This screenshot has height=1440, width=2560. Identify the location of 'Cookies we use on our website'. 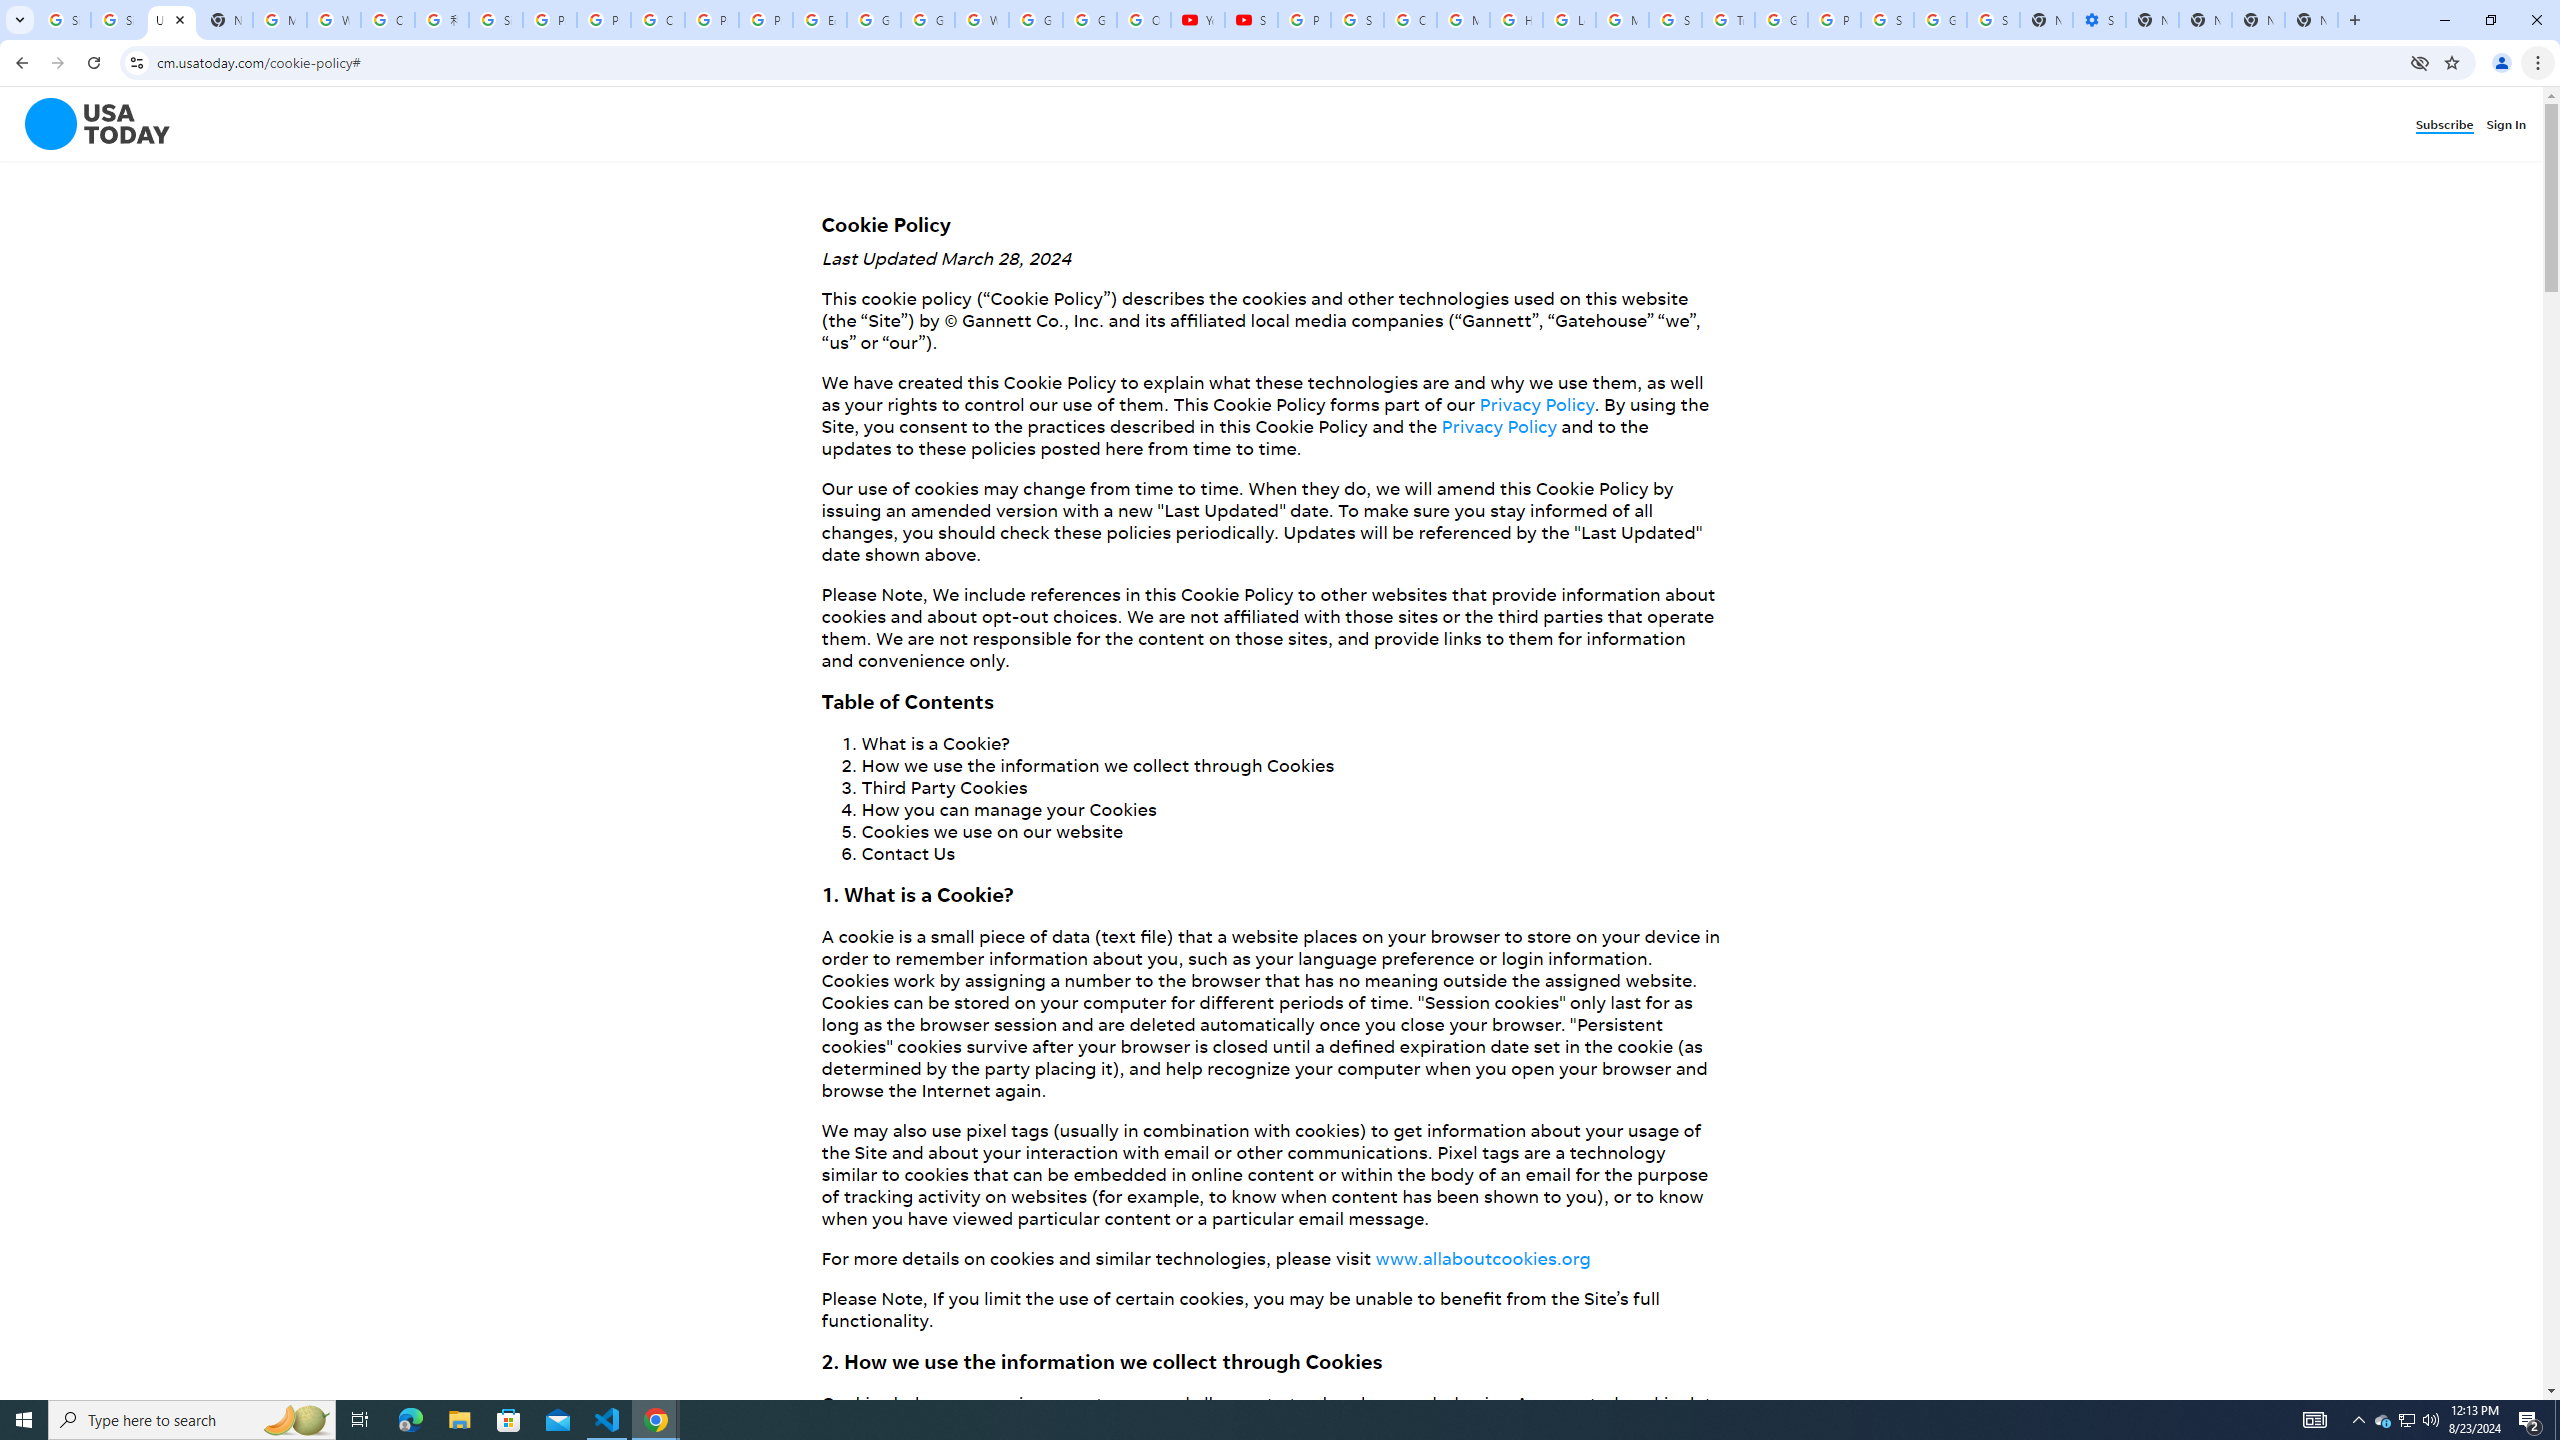
(991, 830).